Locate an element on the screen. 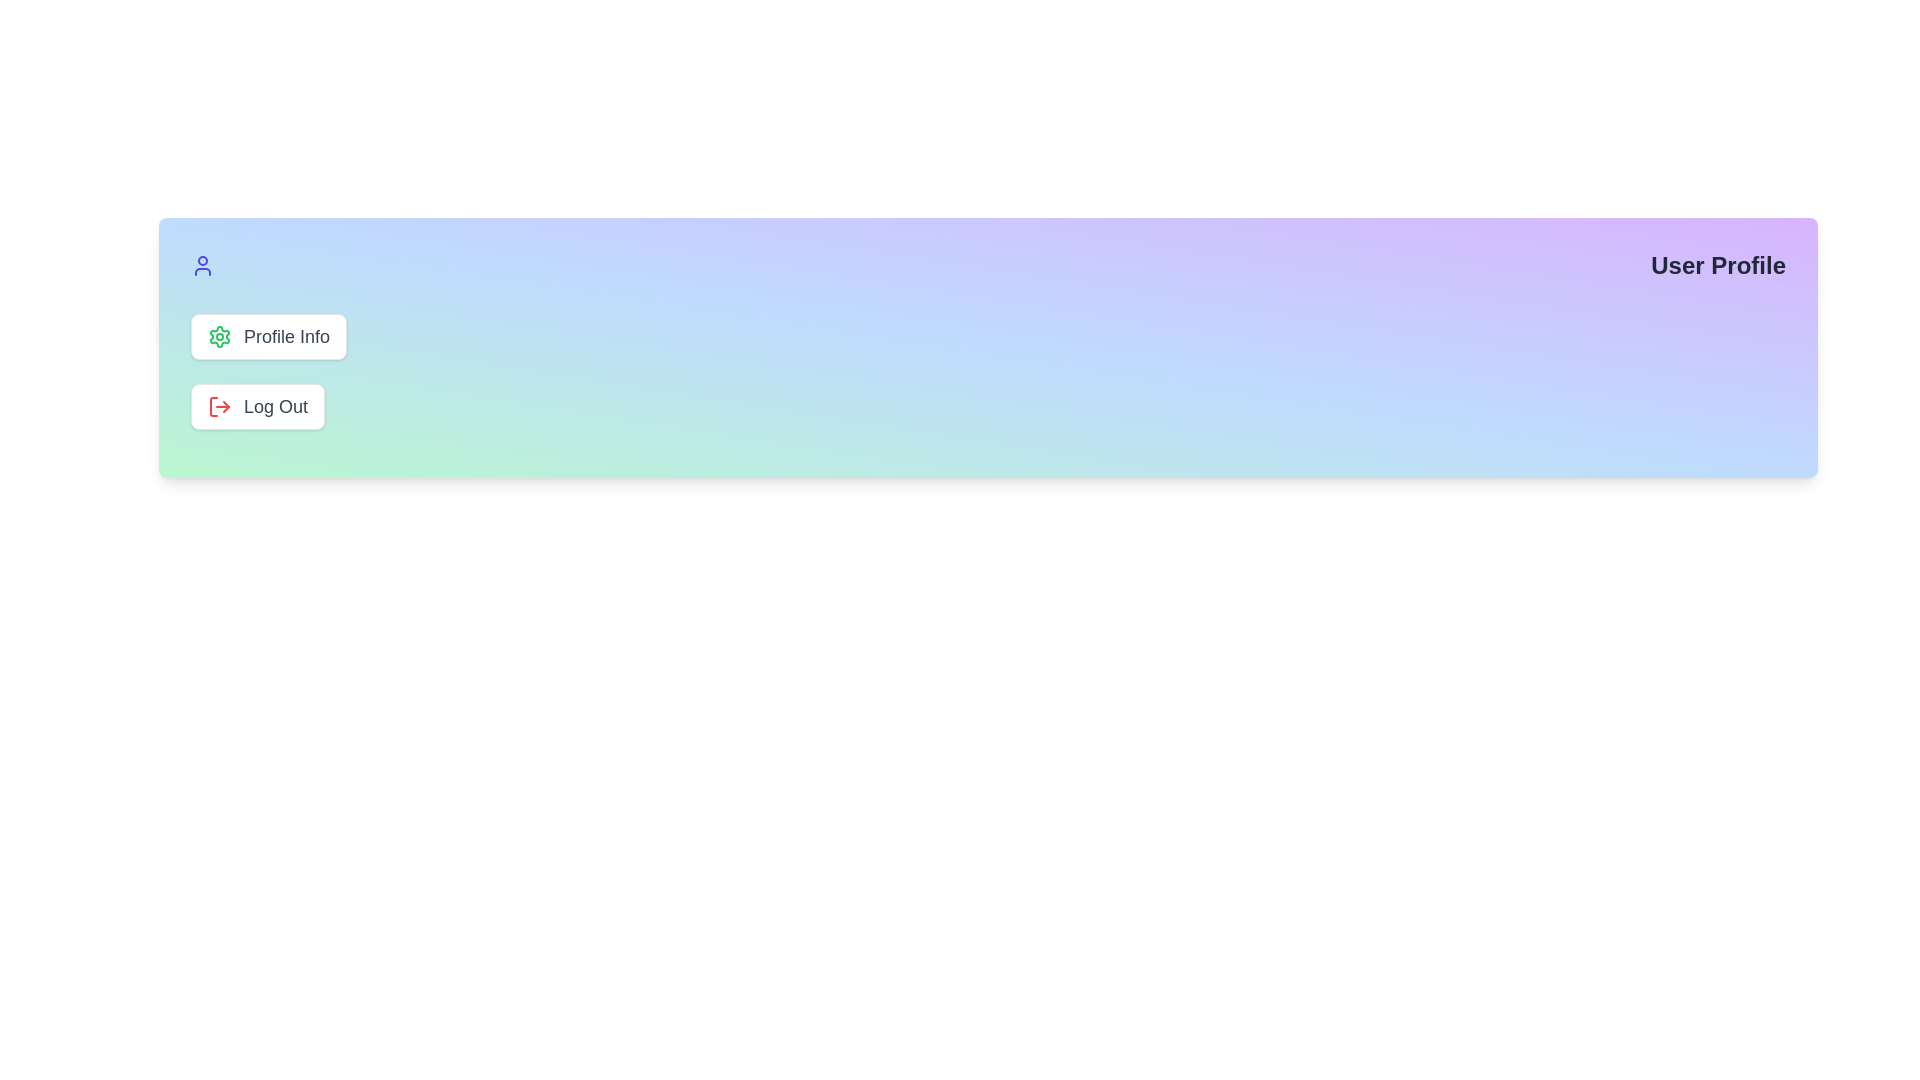 The width and height of the screenshot is (1920, 1080). the user icon to toggle the visibility of the menu is located at coordinates (202, 265).